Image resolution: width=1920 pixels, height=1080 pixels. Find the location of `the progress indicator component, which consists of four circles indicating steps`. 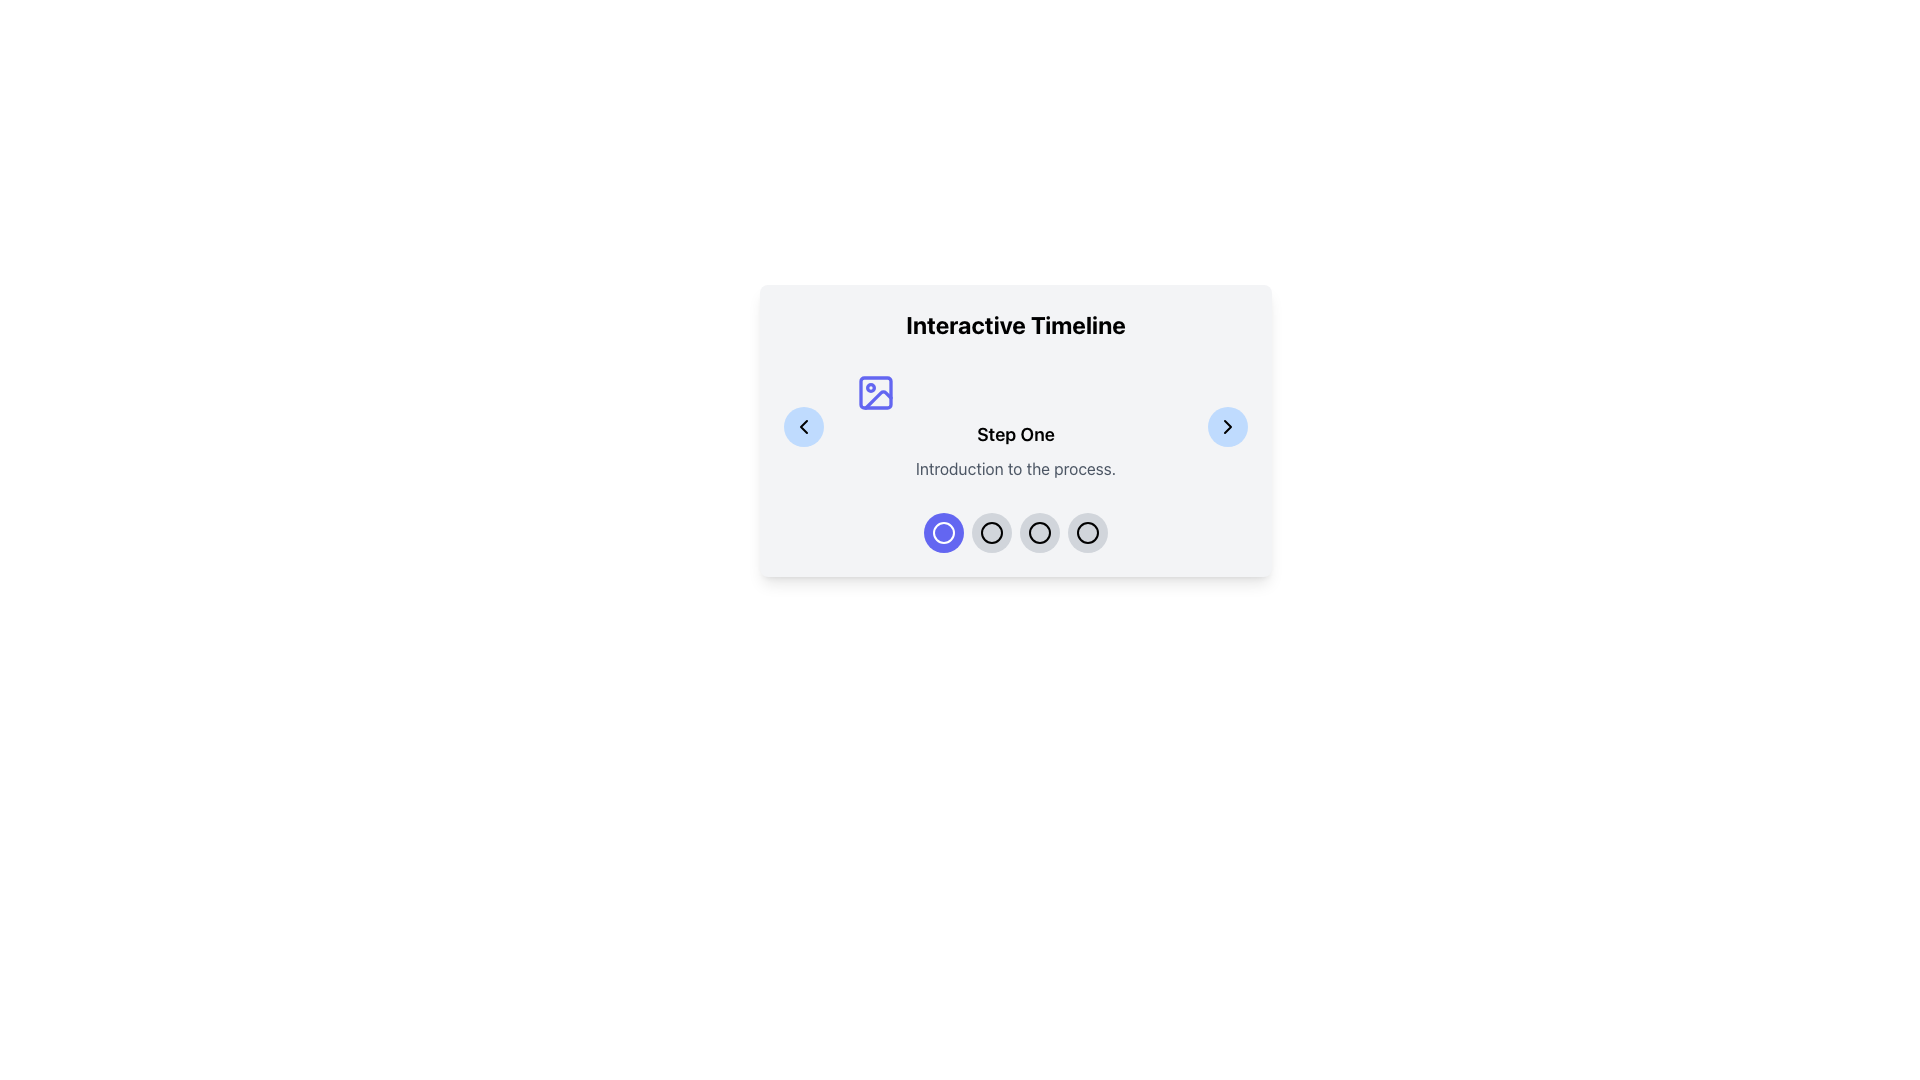

the progress indicator component, which consists of four circles indicating steps is located at coordinates (1016, 531).